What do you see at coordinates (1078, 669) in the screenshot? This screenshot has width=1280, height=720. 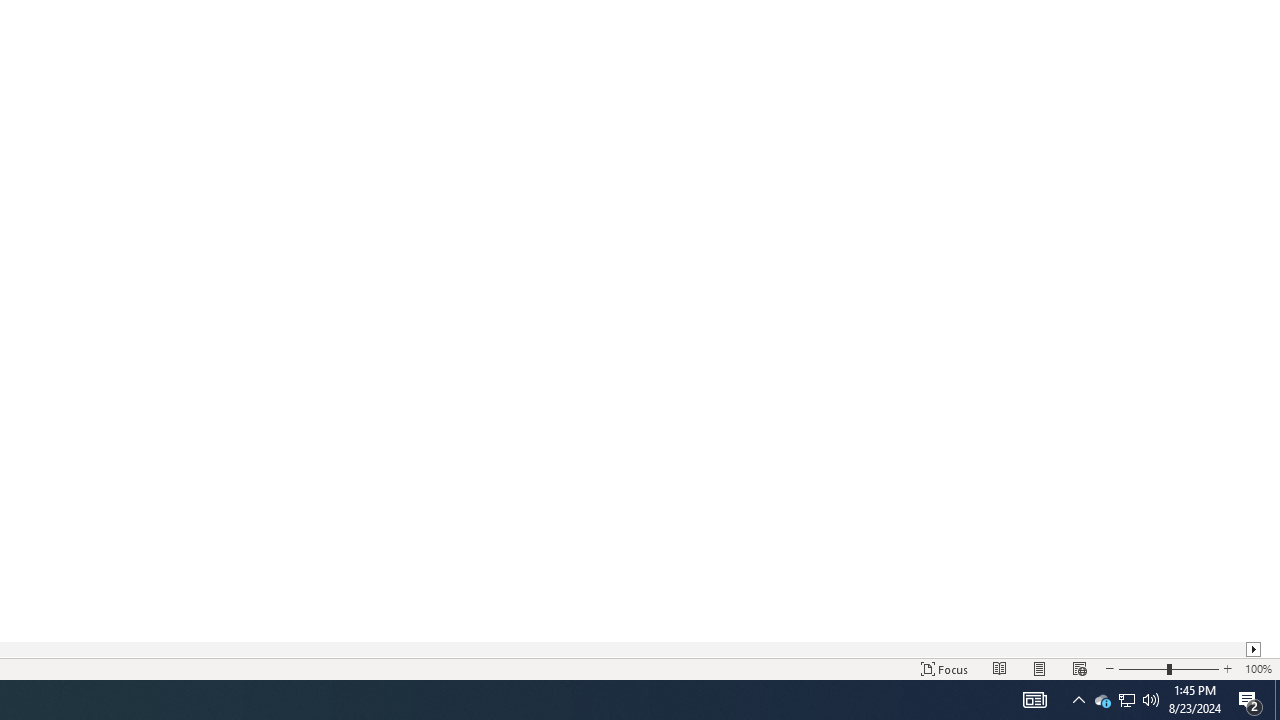 I see `'Web Layout'` at bounding box center [1078, 669].